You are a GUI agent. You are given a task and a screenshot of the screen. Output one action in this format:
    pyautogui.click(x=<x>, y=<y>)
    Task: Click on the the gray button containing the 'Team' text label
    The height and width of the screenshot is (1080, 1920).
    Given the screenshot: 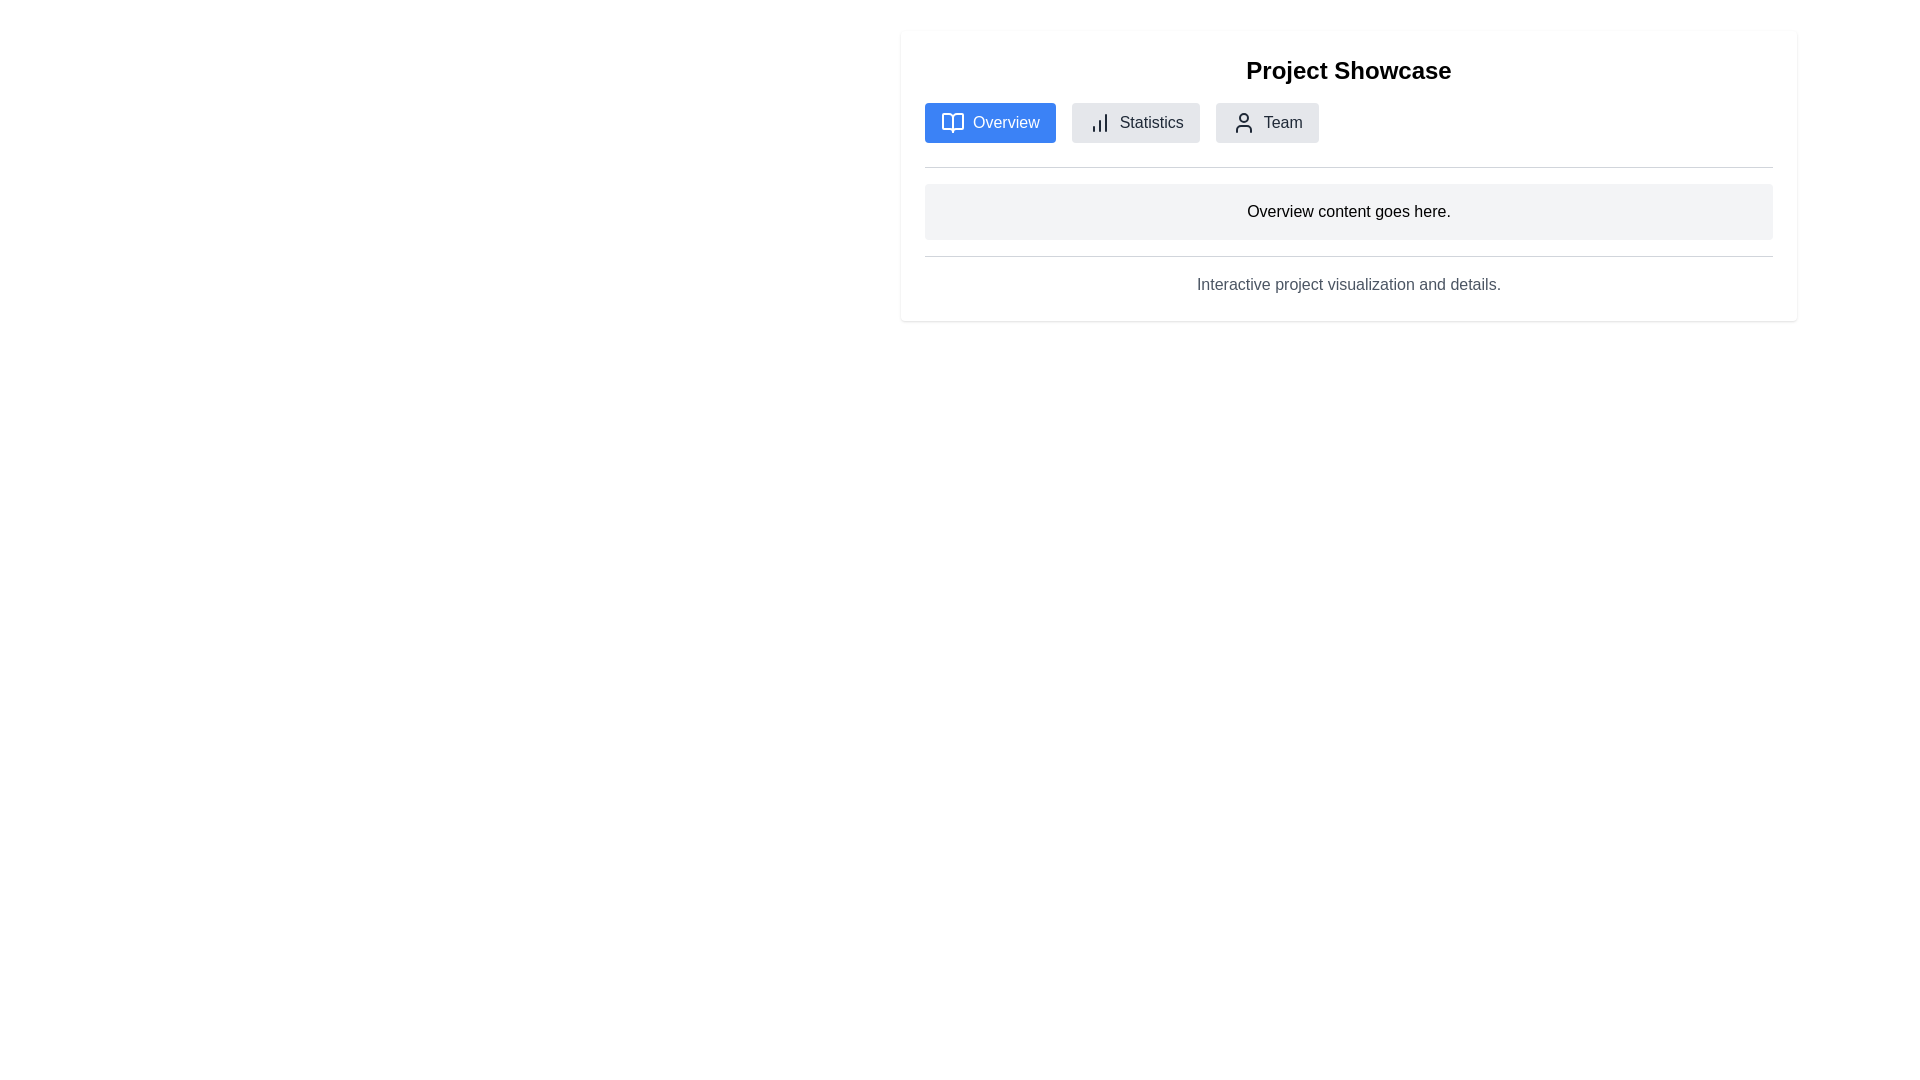 What is the action you would take?
    pyautogui.click(x=1283, y=123)
    